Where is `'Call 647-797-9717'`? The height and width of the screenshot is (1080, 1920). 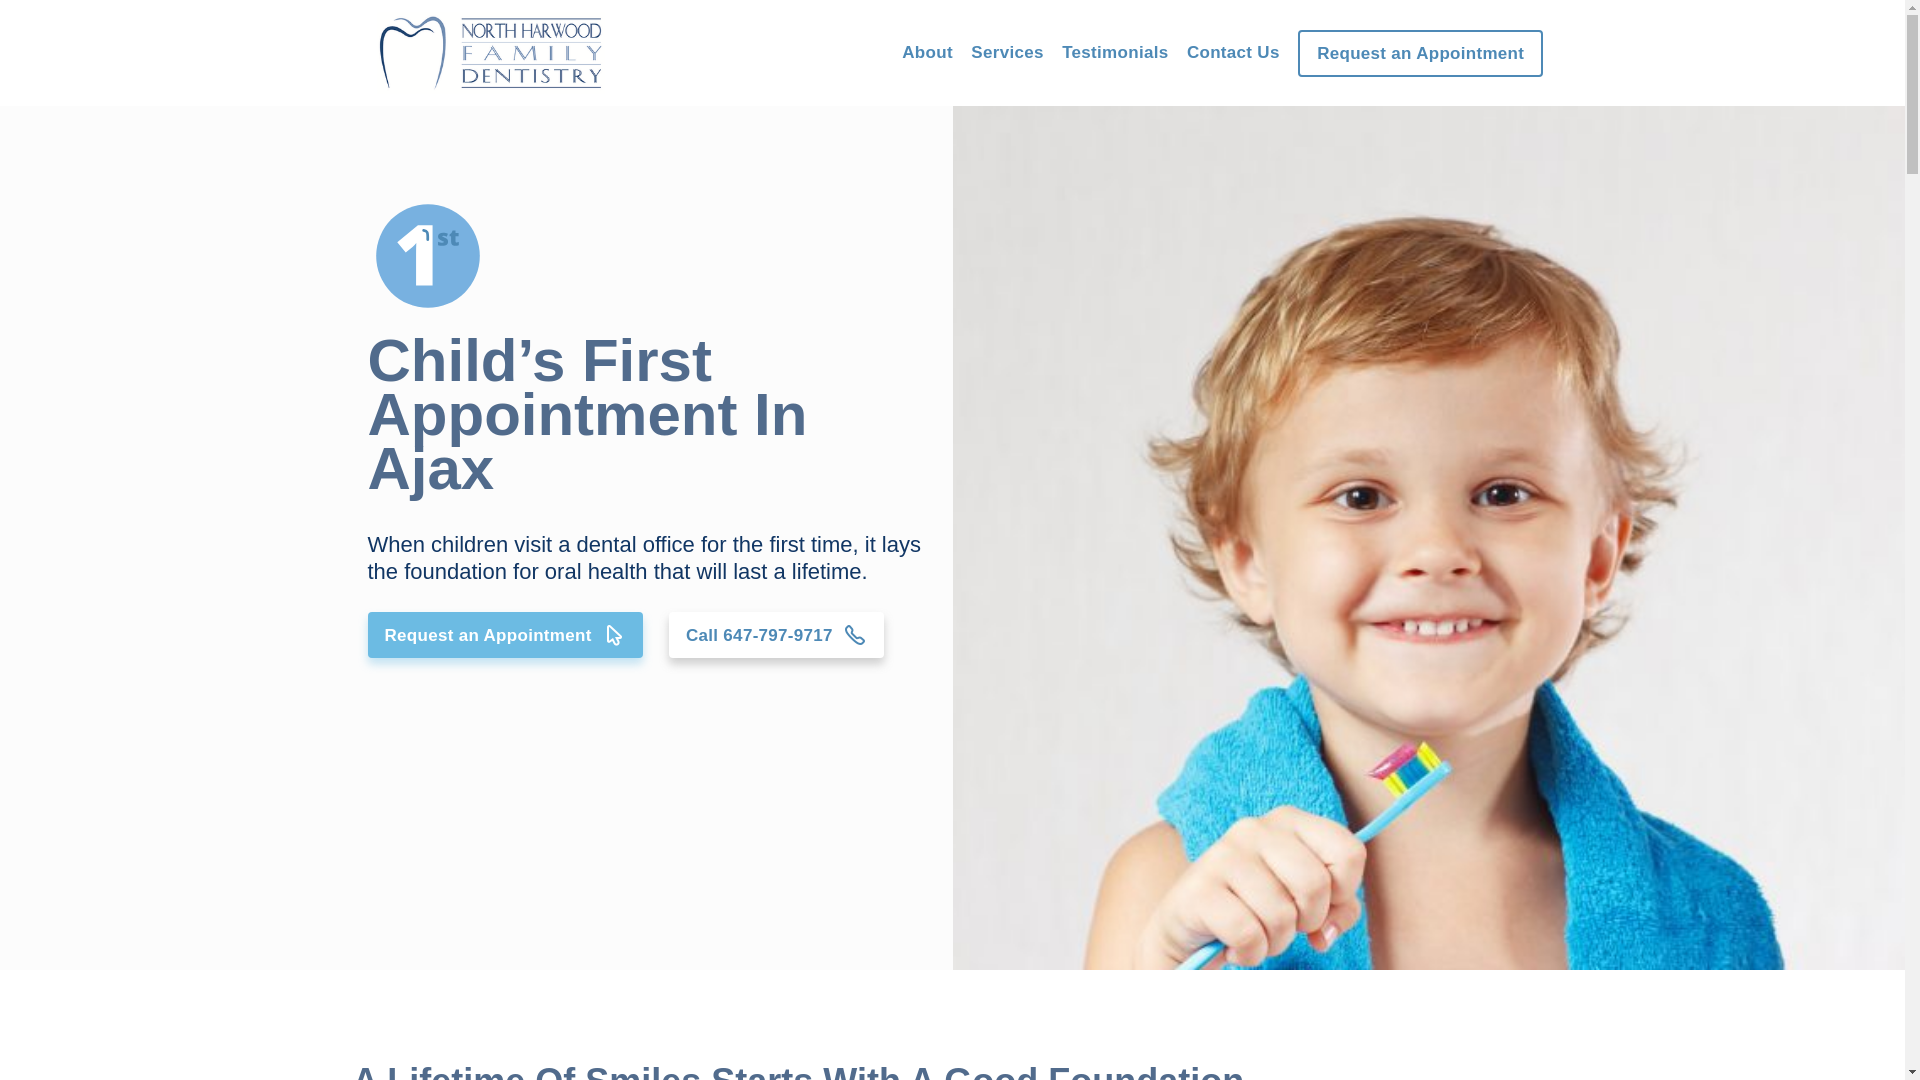
'Call 647-797-9717' is located at coordinates (775, 635).